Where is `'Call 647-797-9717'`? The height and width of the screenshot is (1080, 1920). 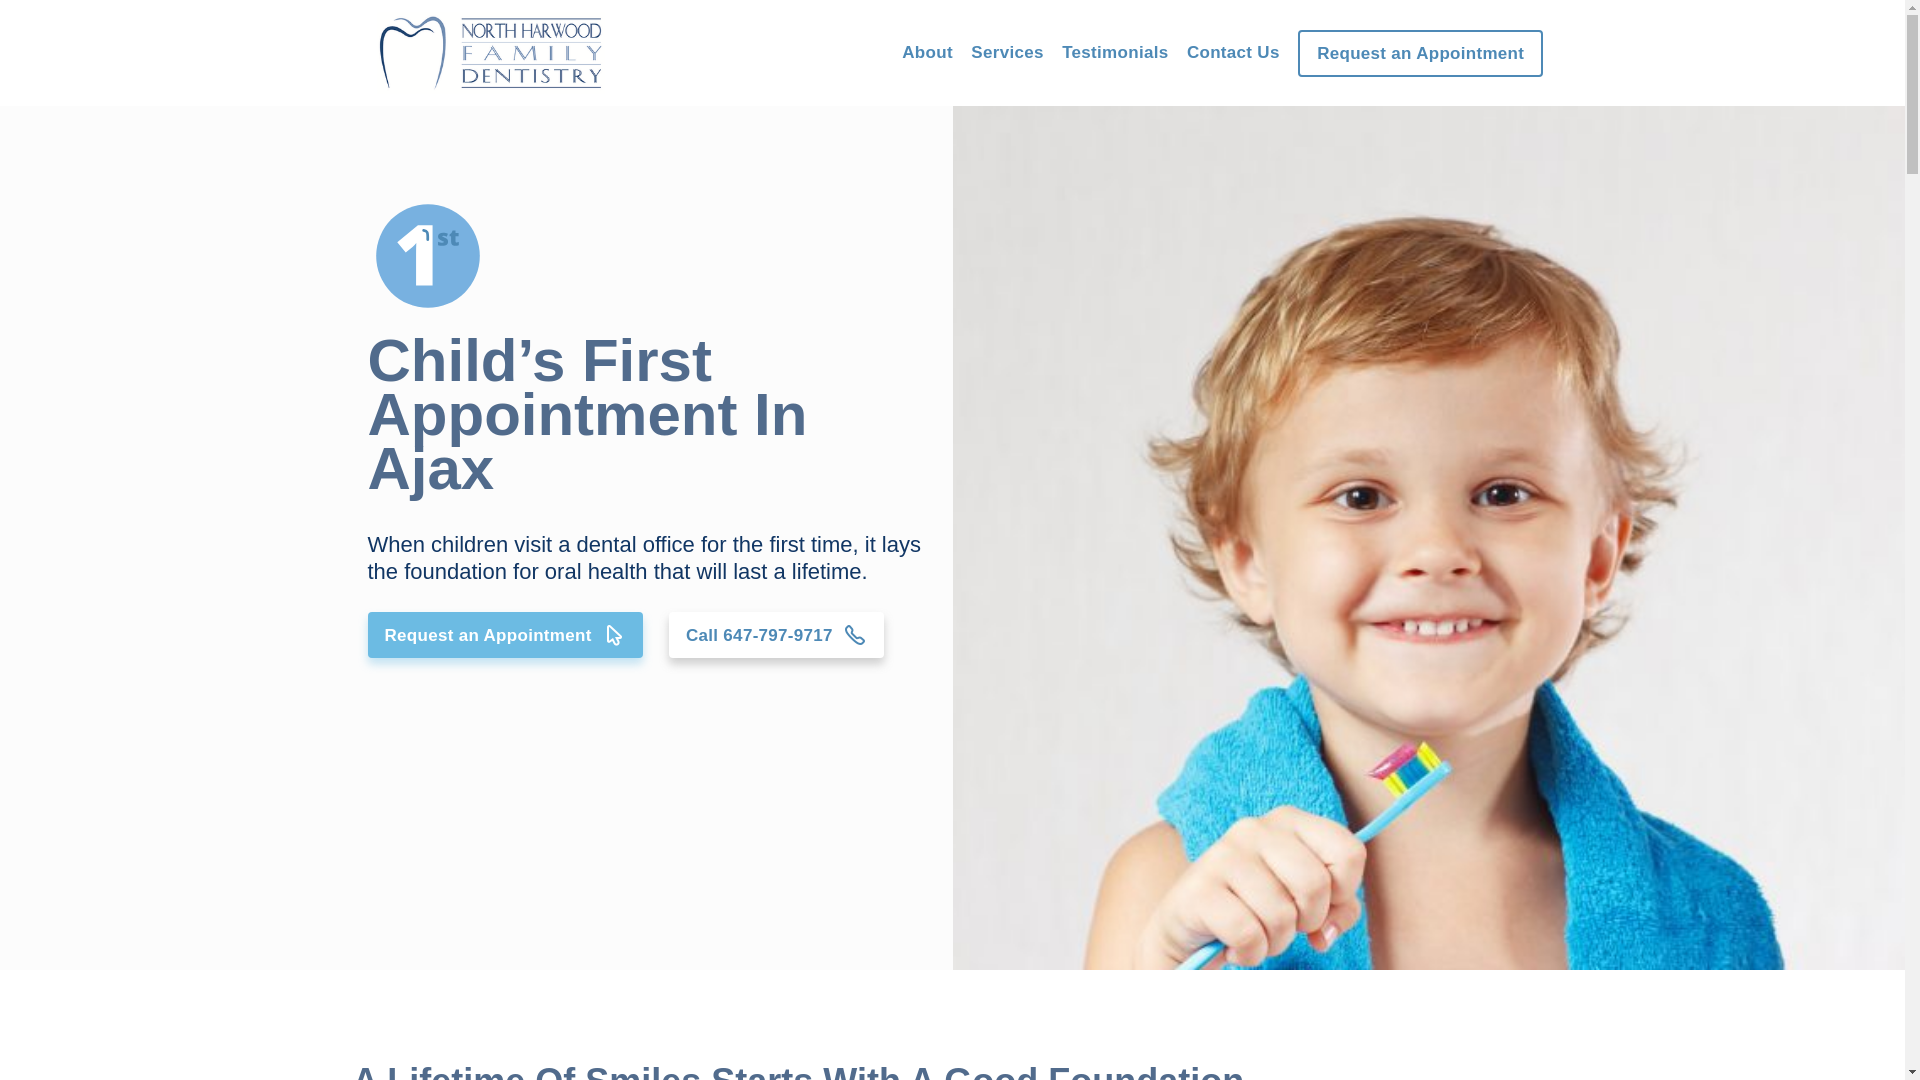
'Call 647-797-9717' is located at coordinates (775, 635).